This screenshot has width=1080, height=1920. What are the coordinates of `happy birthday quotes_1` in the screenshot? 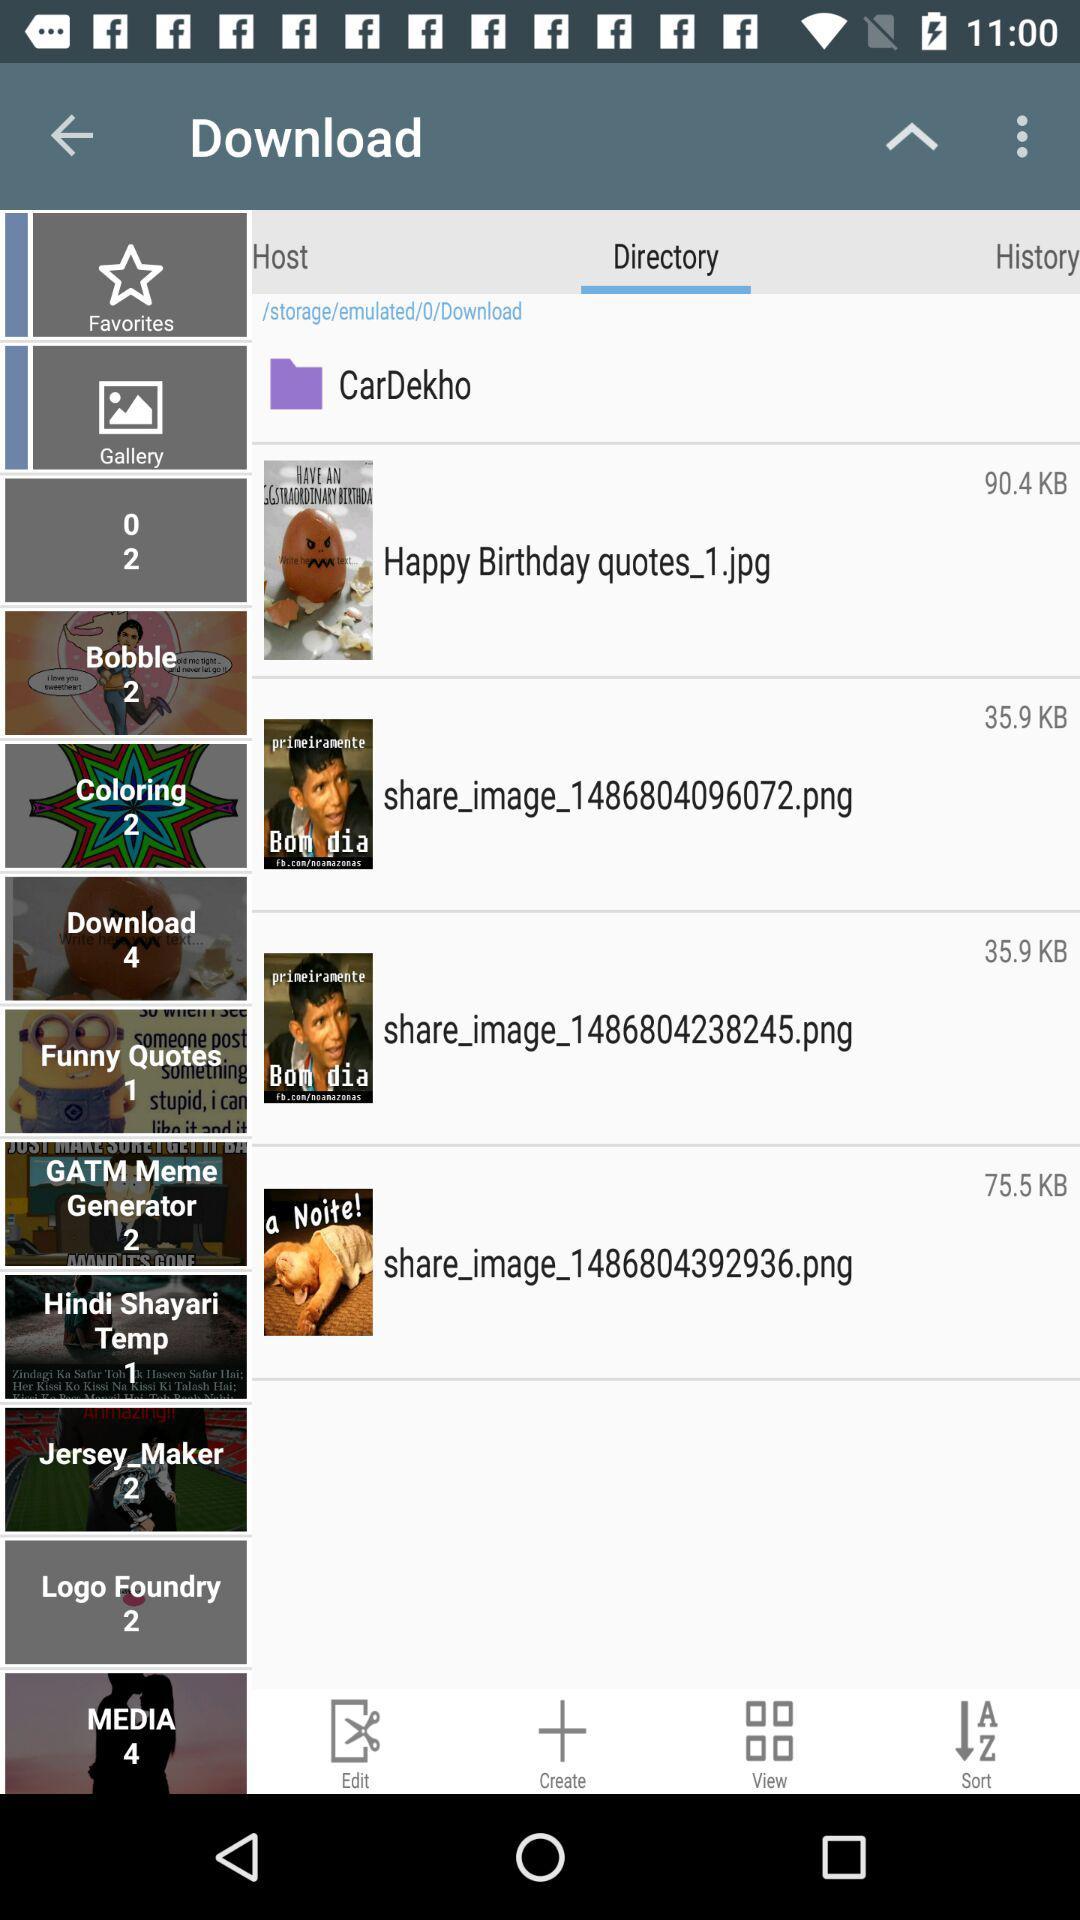 It's located at (677, 559).